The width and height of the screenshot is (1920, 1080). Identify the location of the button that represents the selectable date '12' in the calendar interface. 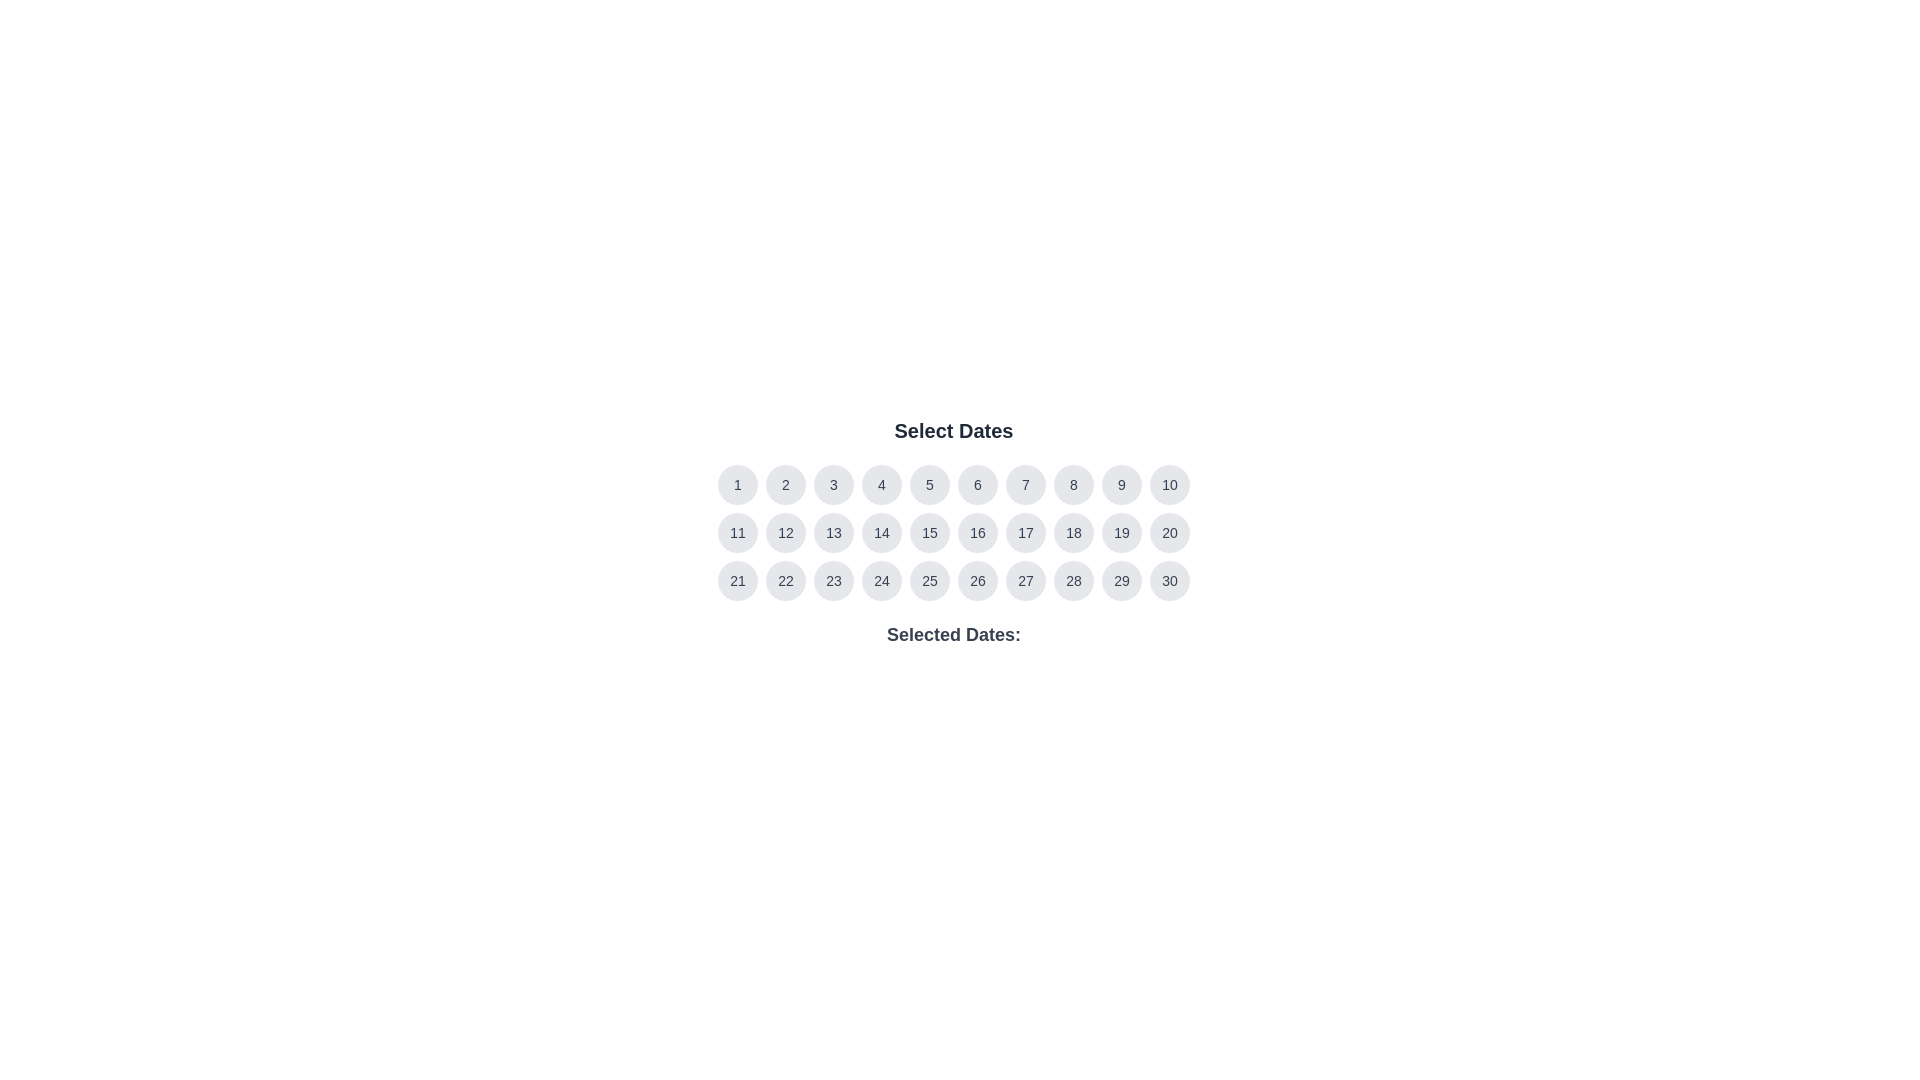
(785, 531).